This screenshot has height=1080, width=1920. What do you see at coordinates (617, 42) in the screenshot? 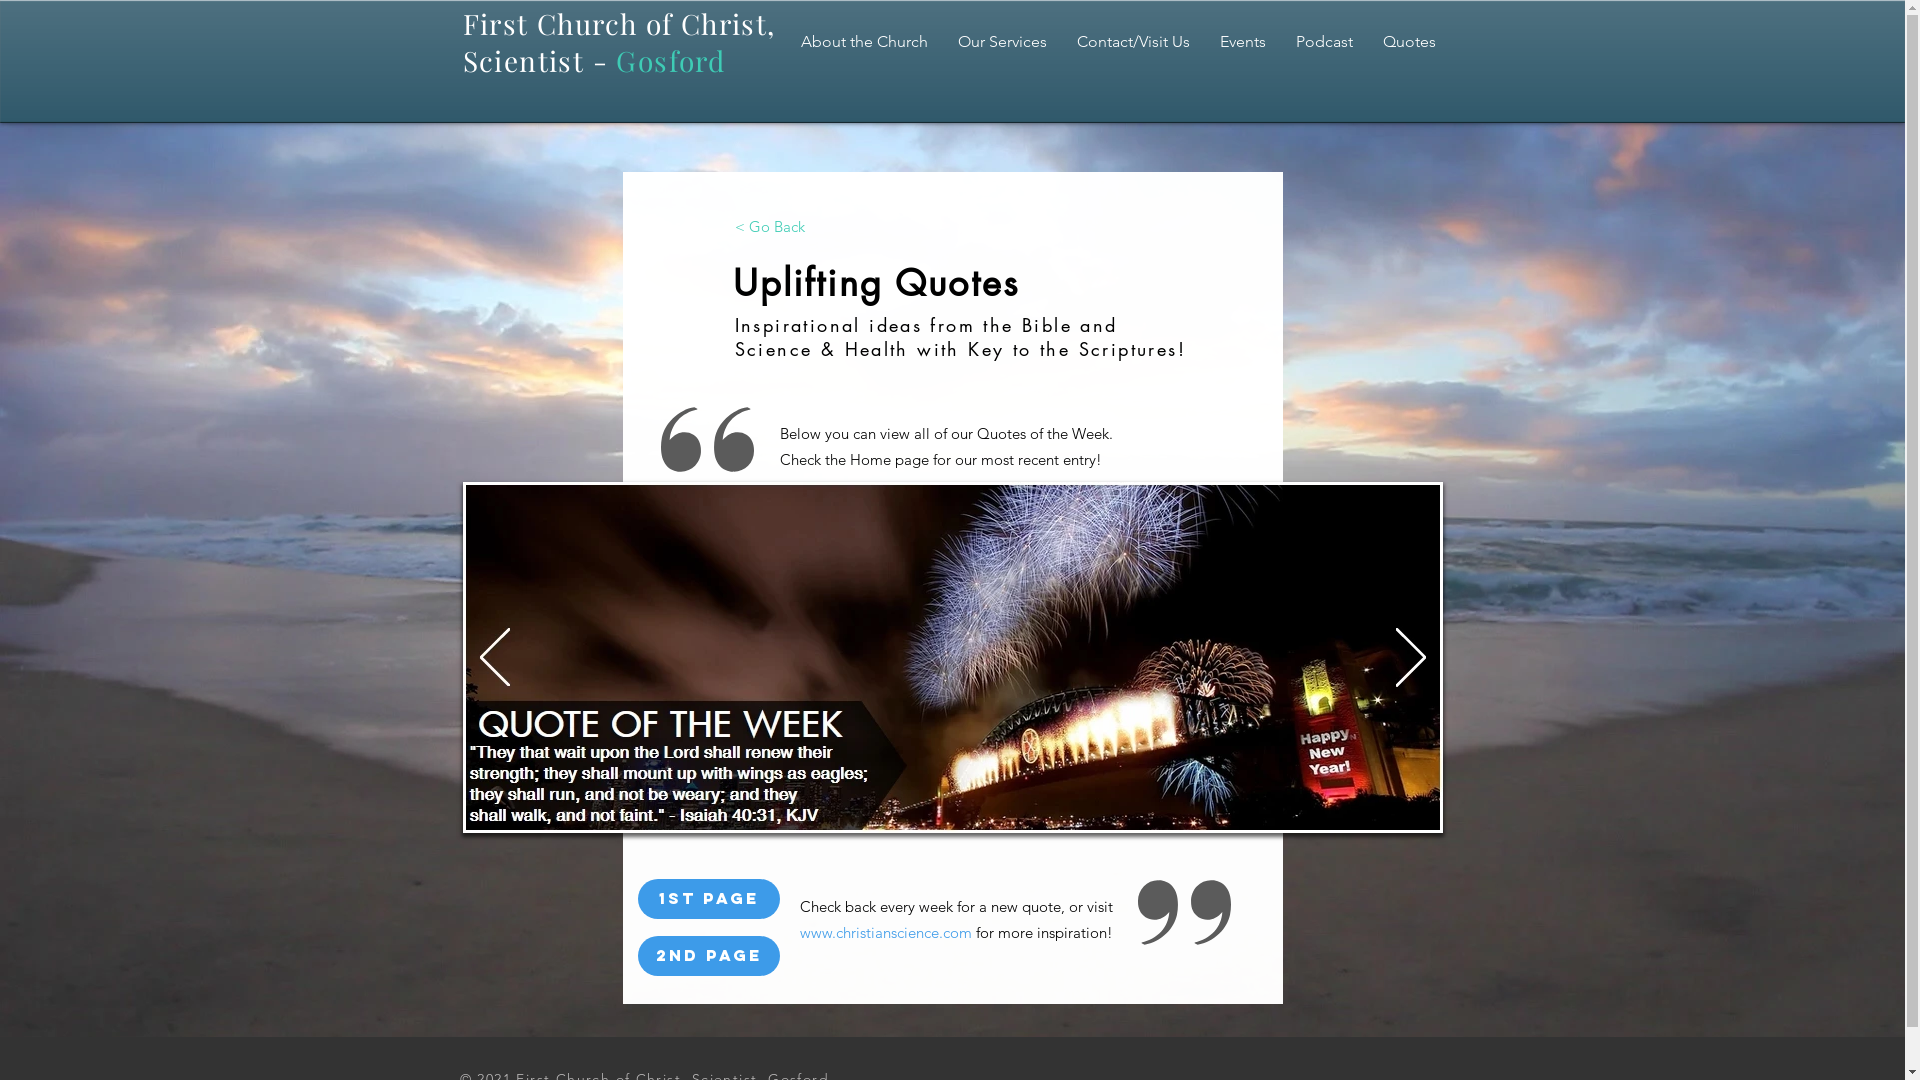
I see `'First Church of Christ, Scientist - Gosford'` at bounding box center [617, 42].